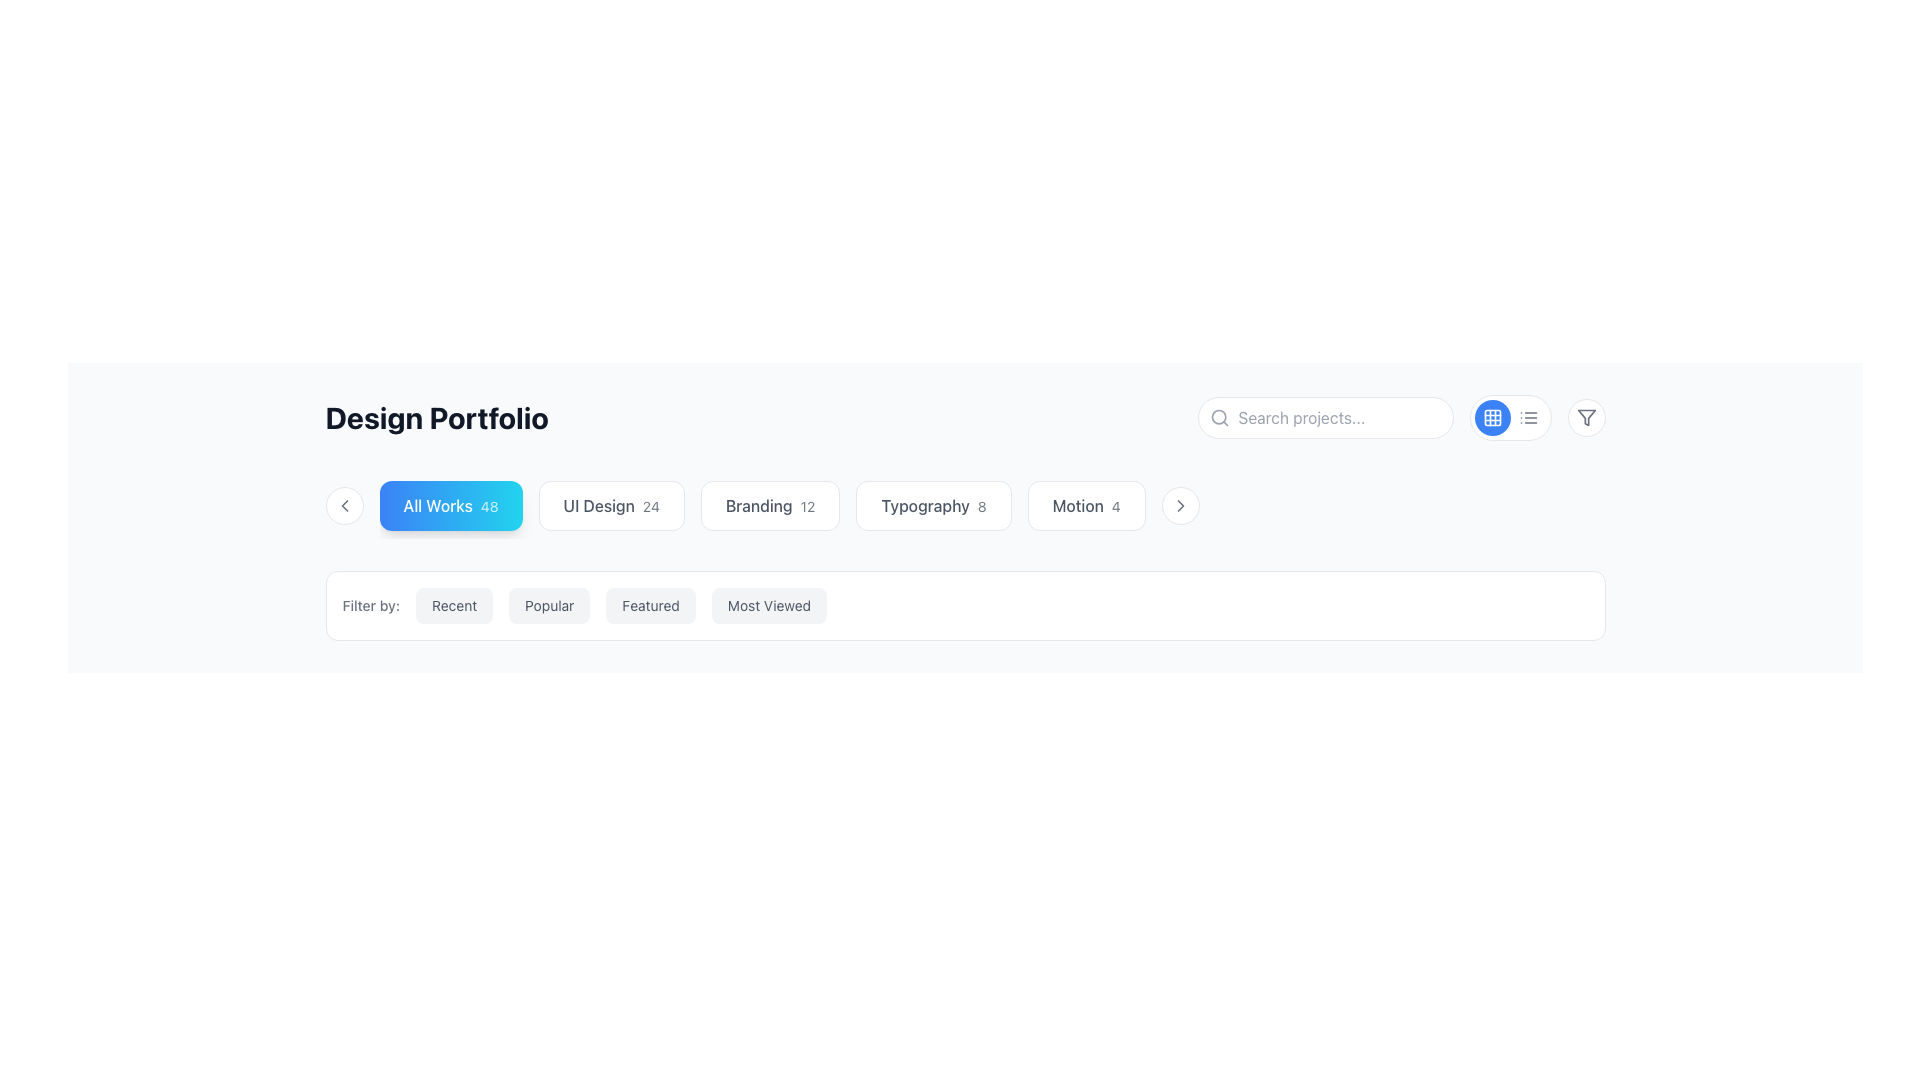 This screenshot has height=1080, width=1920. What do you see at coordinates (1218, 416) in the screenshot?
I see `the small gray magnifying glass icon located within the search input field, aligned to the left of the text placeholder 'Search projects...', to access the search functionality` at bounding box center [1218, 416].